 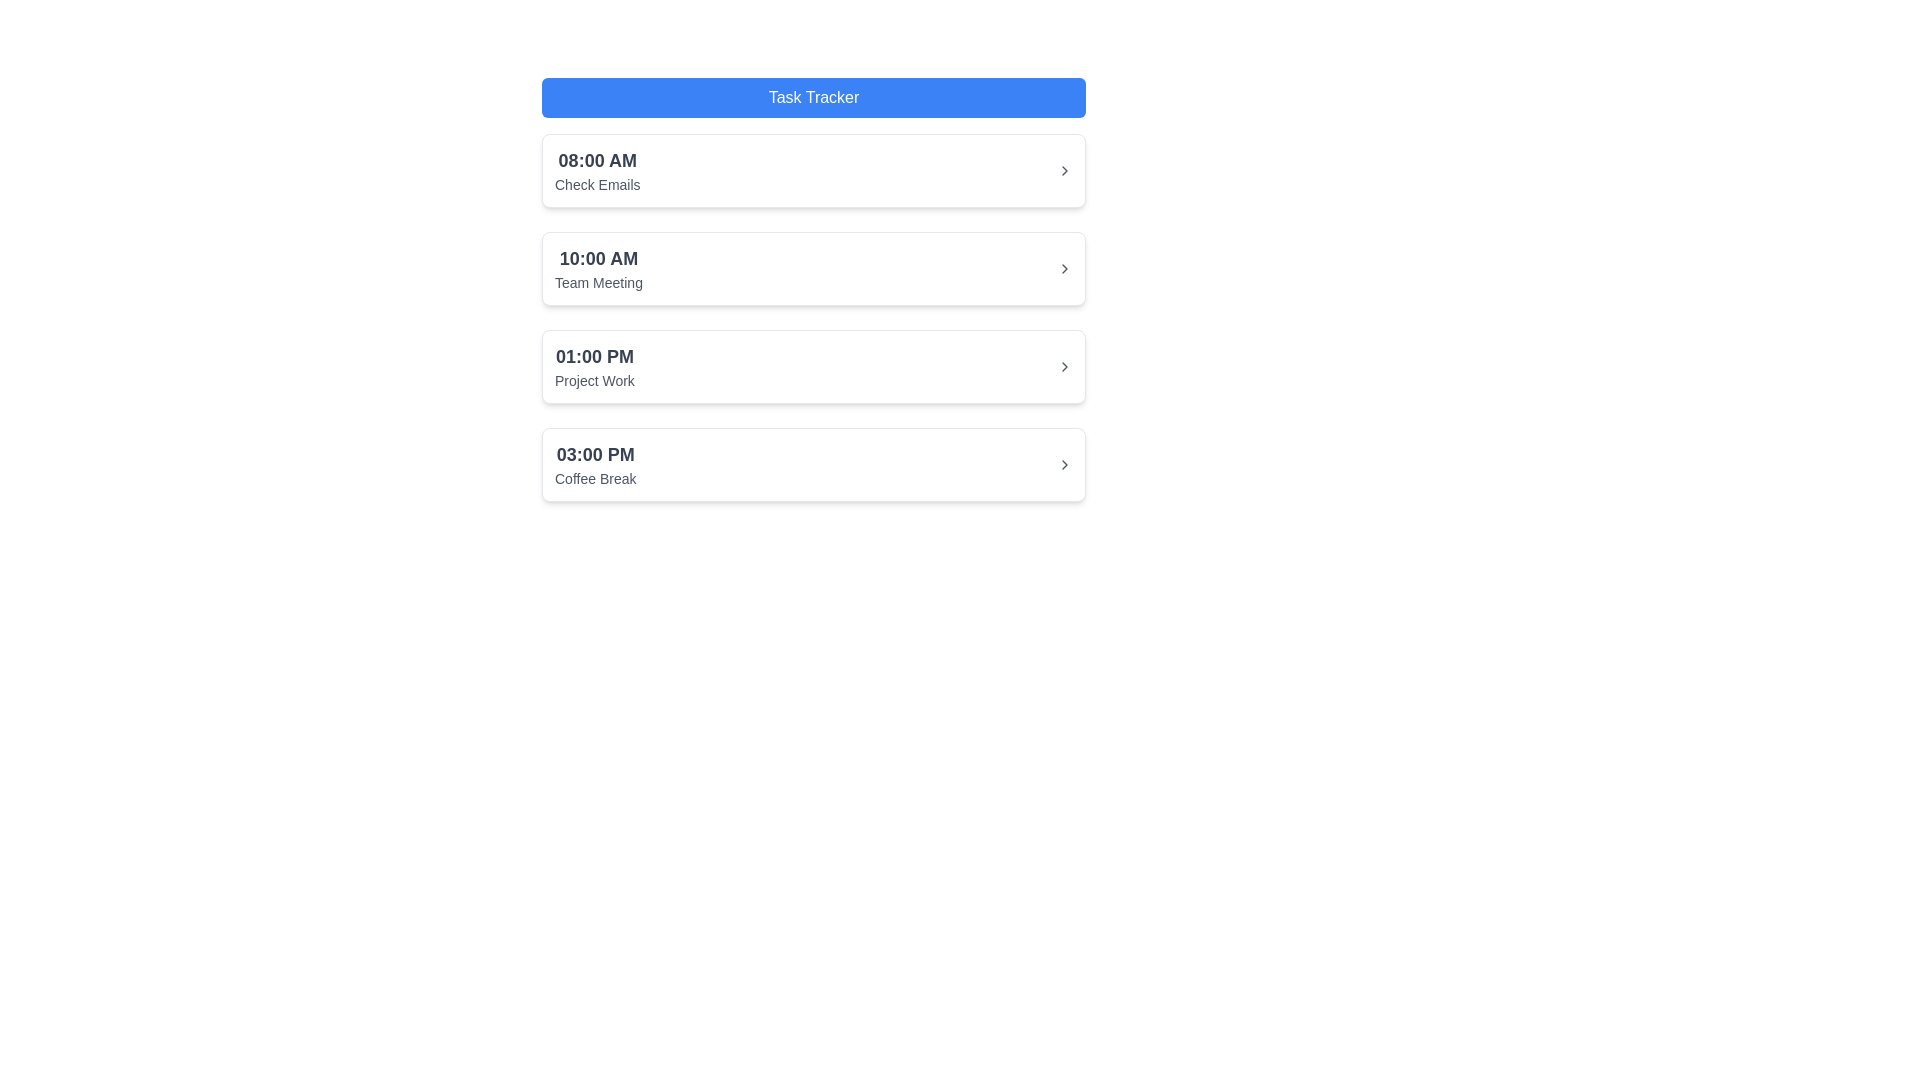 I want to click on contents of the Text module displaying the scheduled event's time ('08:00 AM') and description ('Check Emails'), located in the first row of the vertically stacked list of events, so click(x=596, y=169).